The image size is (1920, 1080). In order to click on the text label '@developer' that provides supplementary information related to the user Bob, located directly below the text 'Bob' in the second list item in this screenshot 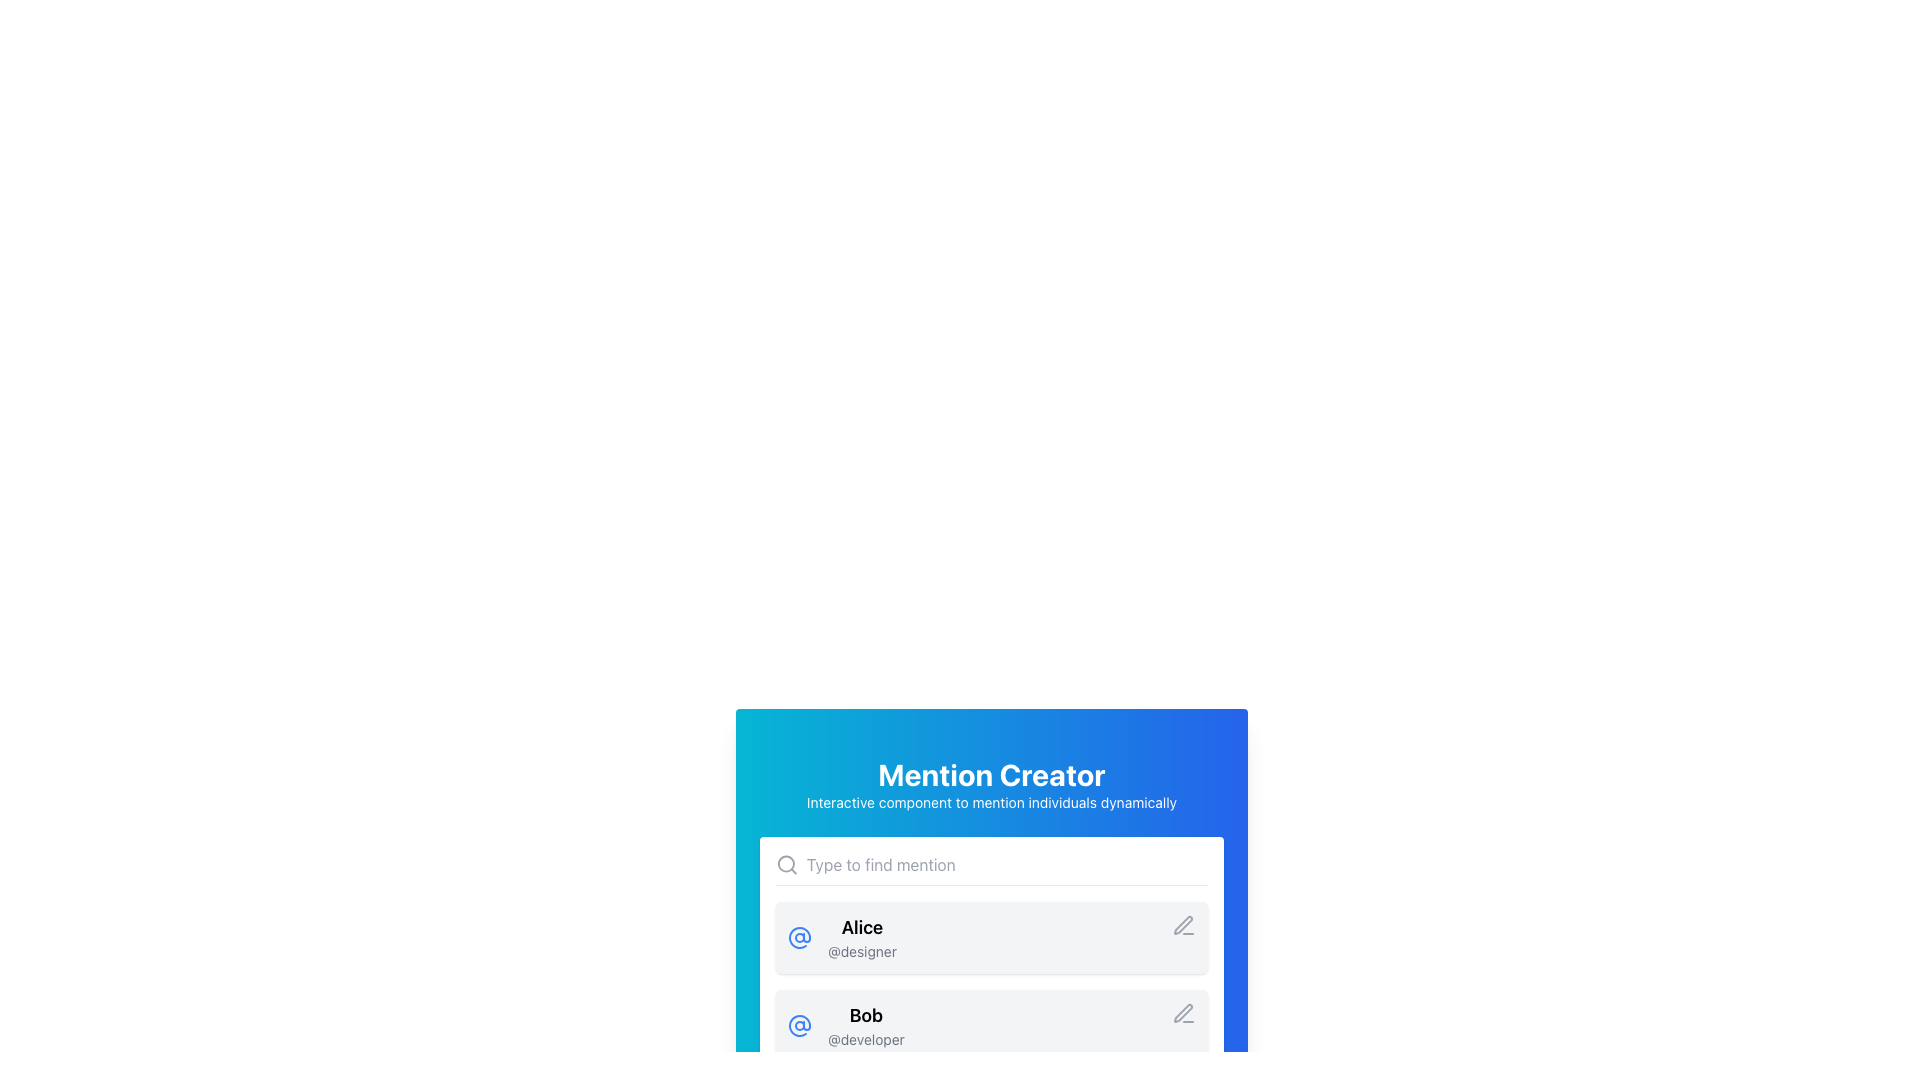, I will do `click(866, 1039)`.